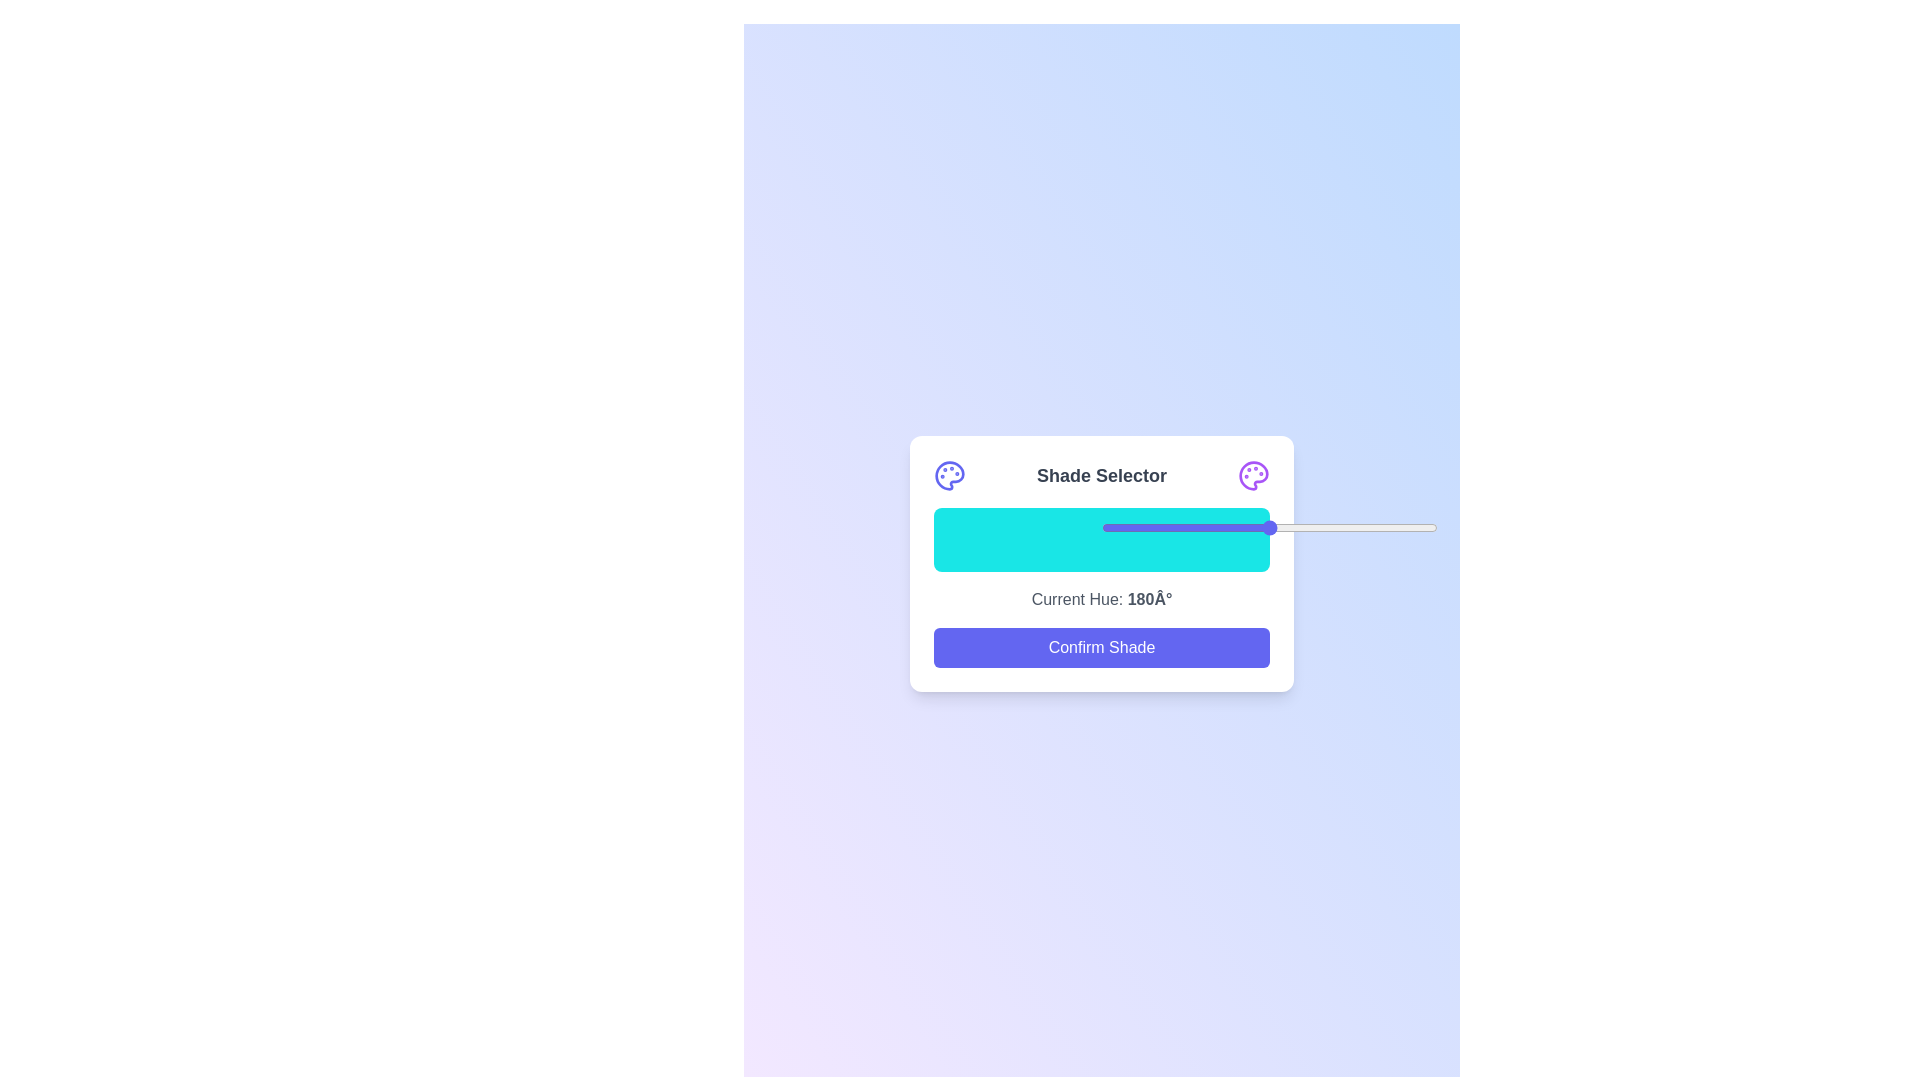 The height and width of the screenshot is (1080, 1920). Describe the element at coordinates (1225, 540) in the screenshot. I see `the shade slider to 87 to observe the corresponding color` at that location.